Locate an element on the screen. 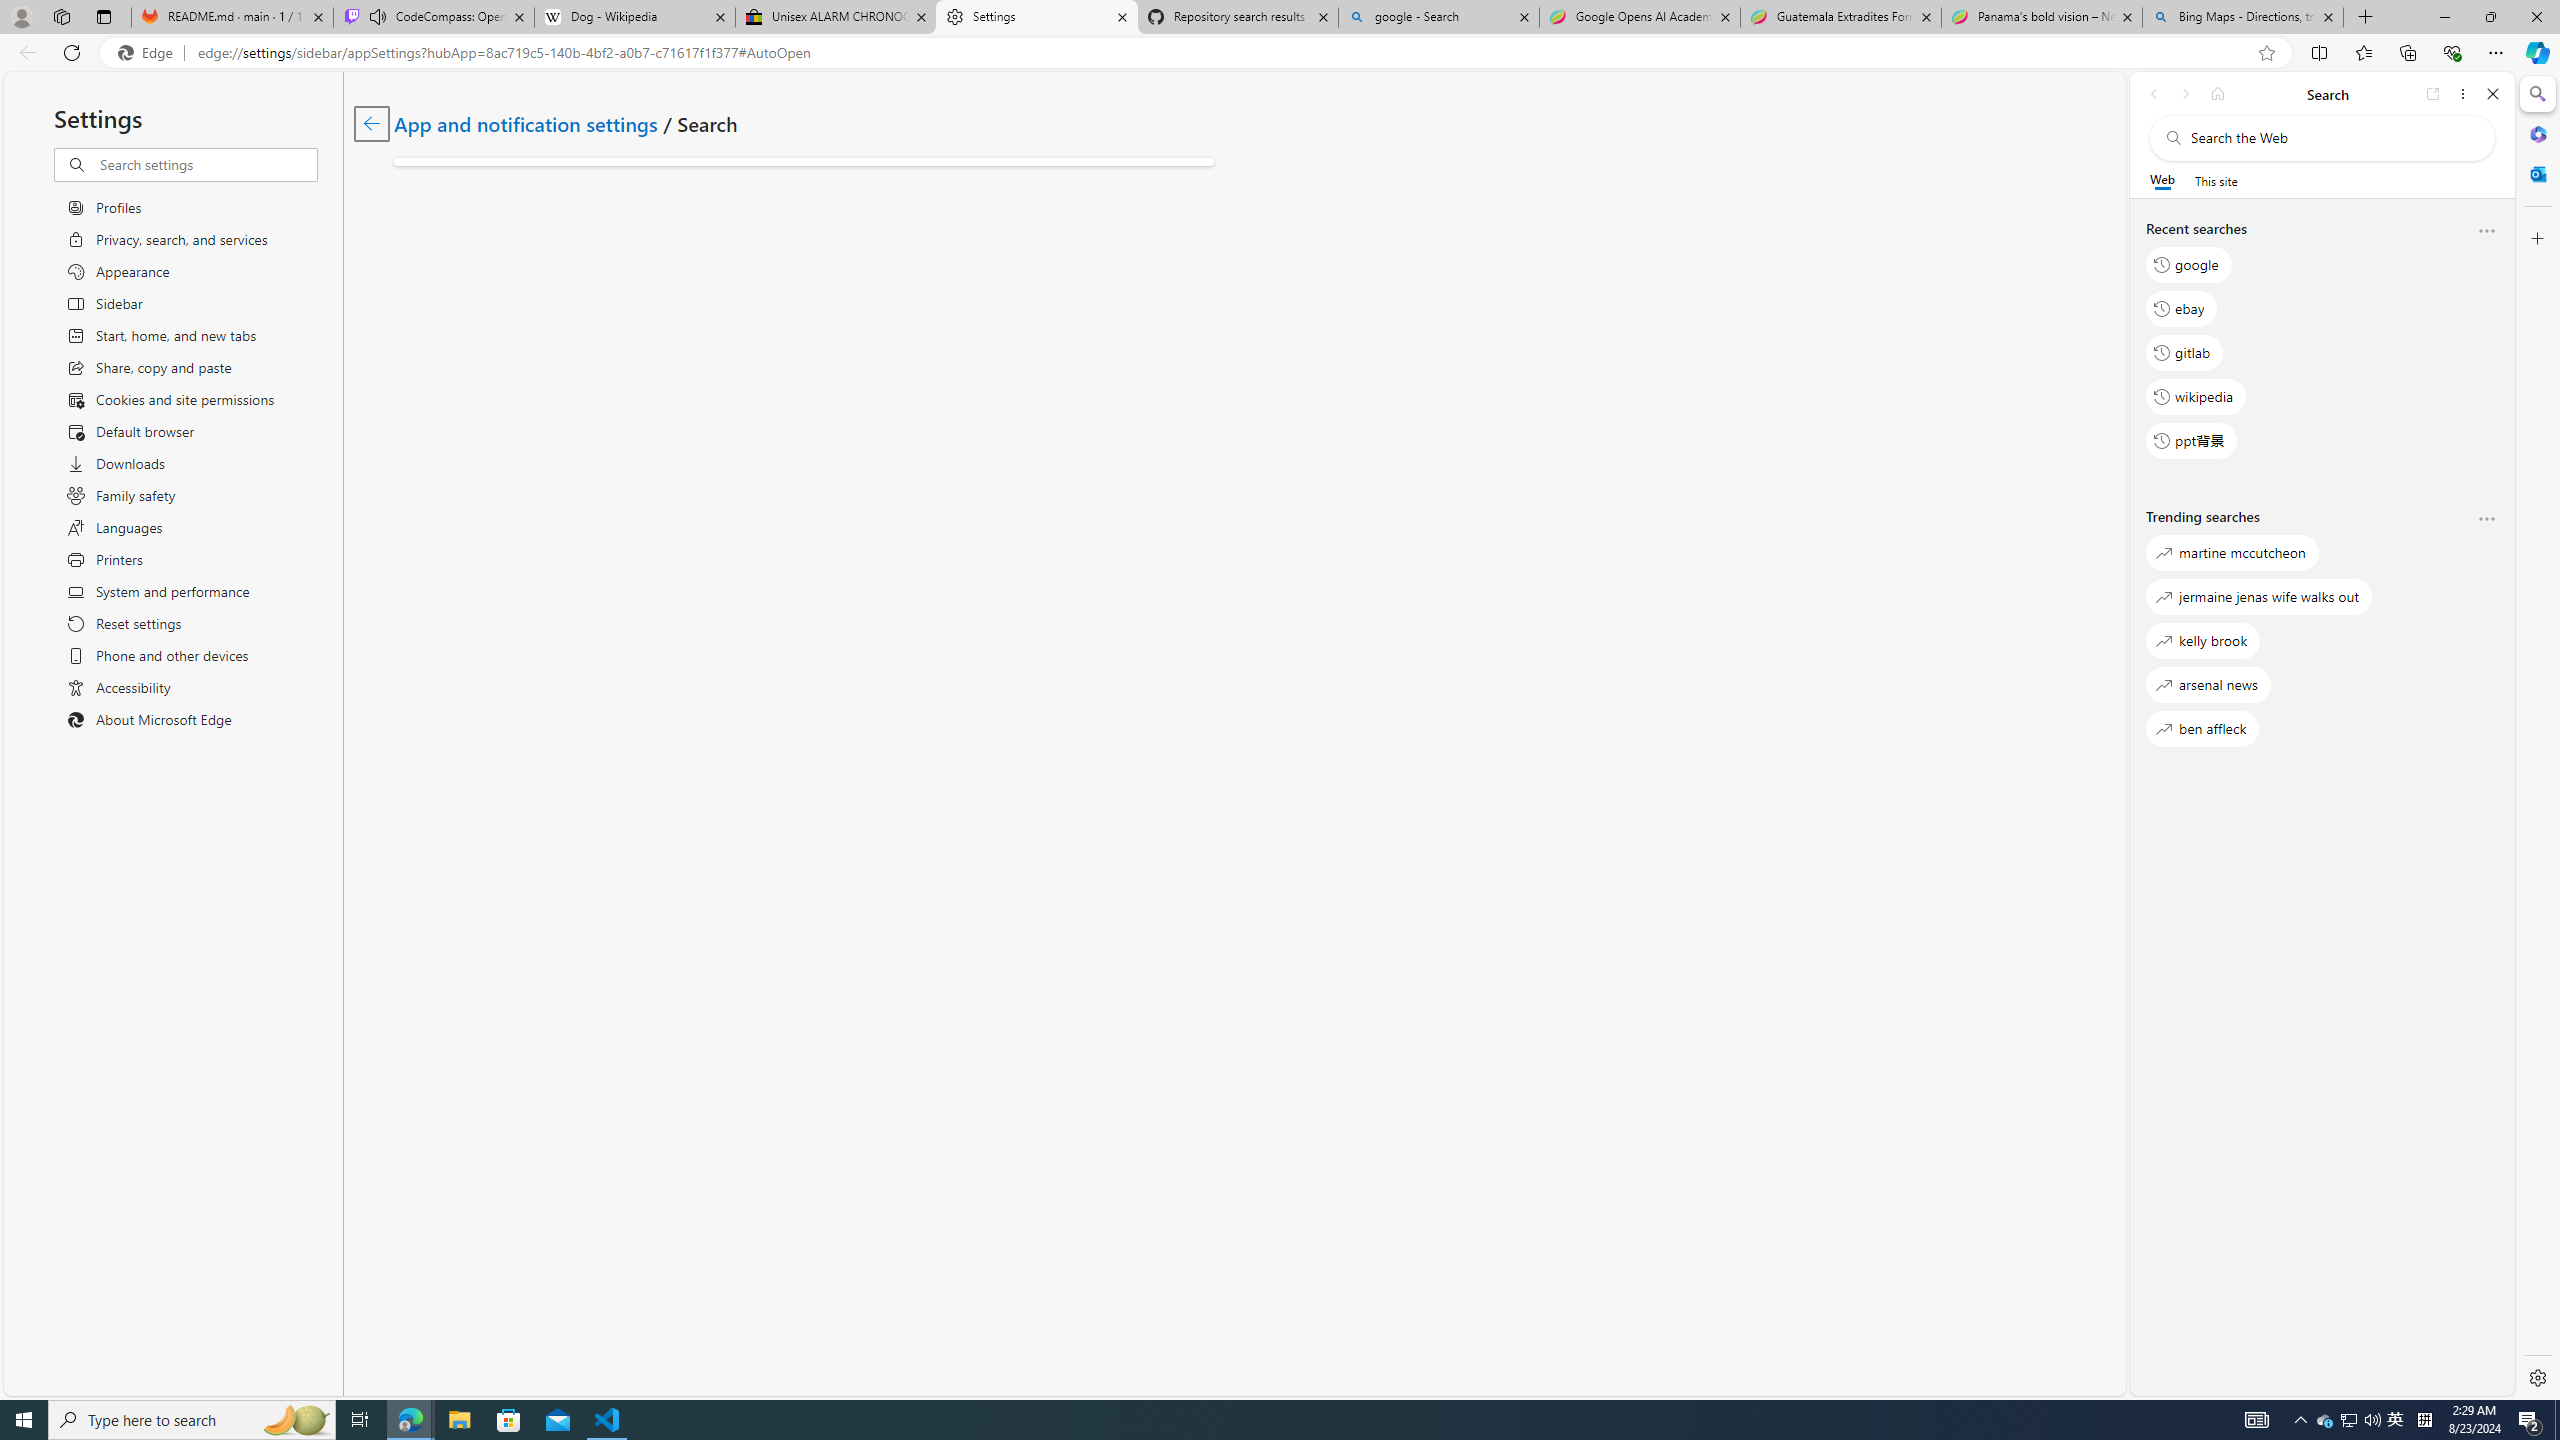  'arsenal news' is located at coordinates (2208, 683).